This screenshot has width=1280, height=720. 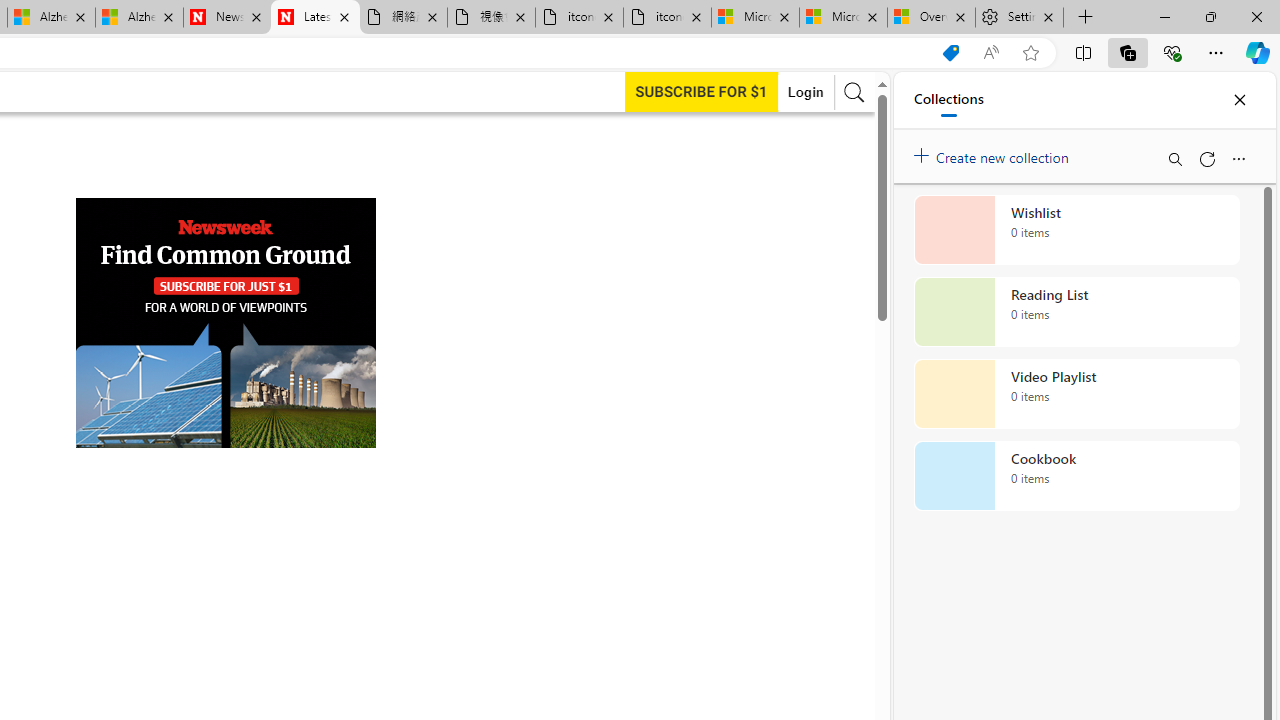 I want to click on 'Overview', so click(x=930, y=17).